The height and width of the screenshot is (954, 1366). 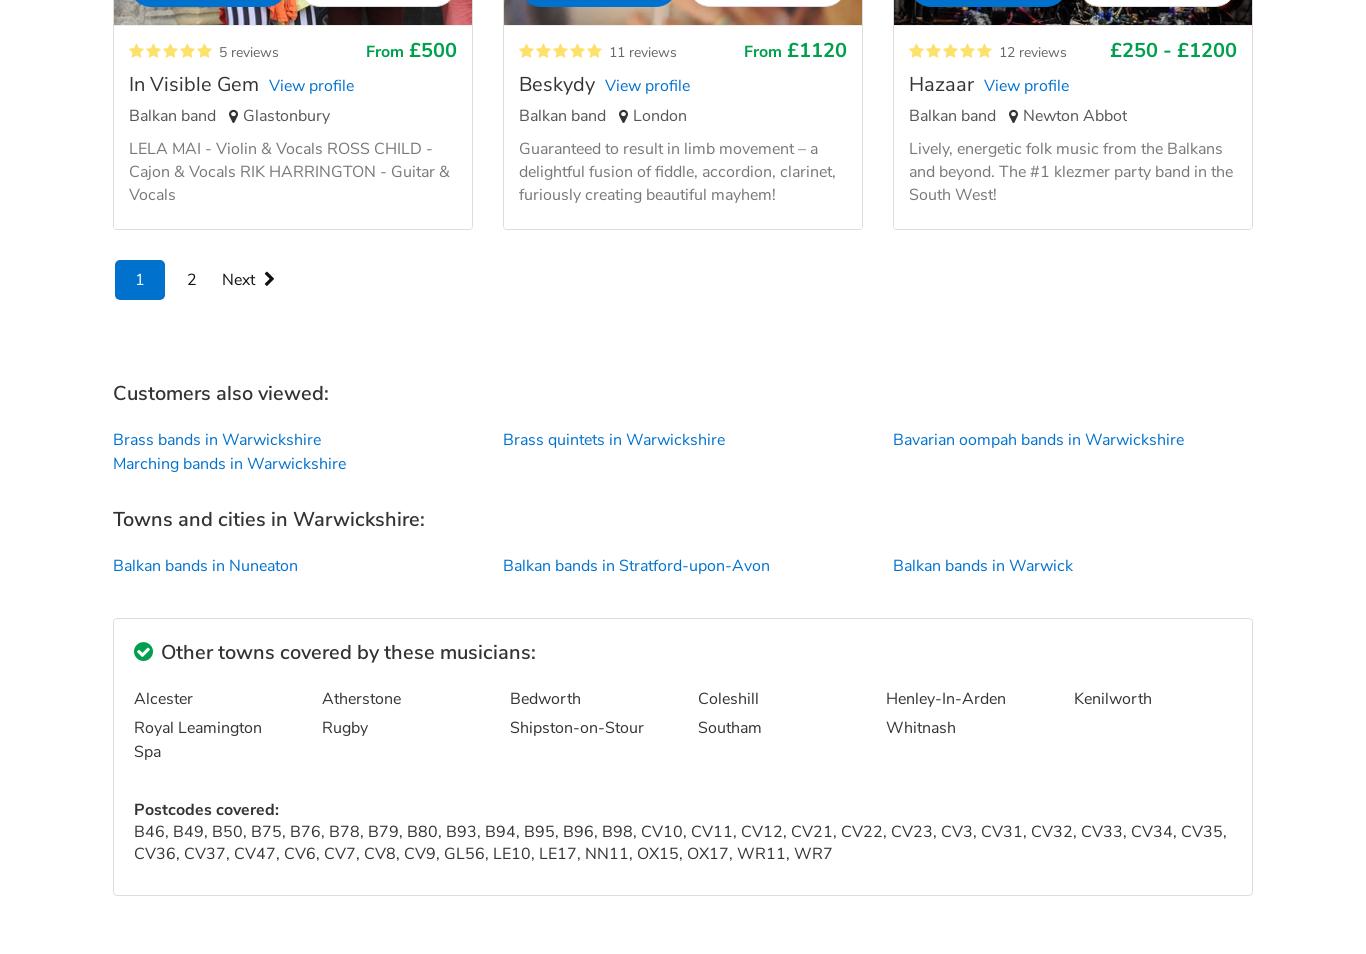 I want to click on 'LELA MAI - Violin & Vocals      ROSS CHILD -  Cajon & Vocals     RIK HARRINGTON  -  Guitar & Vocals', so click(x=289, y=169).